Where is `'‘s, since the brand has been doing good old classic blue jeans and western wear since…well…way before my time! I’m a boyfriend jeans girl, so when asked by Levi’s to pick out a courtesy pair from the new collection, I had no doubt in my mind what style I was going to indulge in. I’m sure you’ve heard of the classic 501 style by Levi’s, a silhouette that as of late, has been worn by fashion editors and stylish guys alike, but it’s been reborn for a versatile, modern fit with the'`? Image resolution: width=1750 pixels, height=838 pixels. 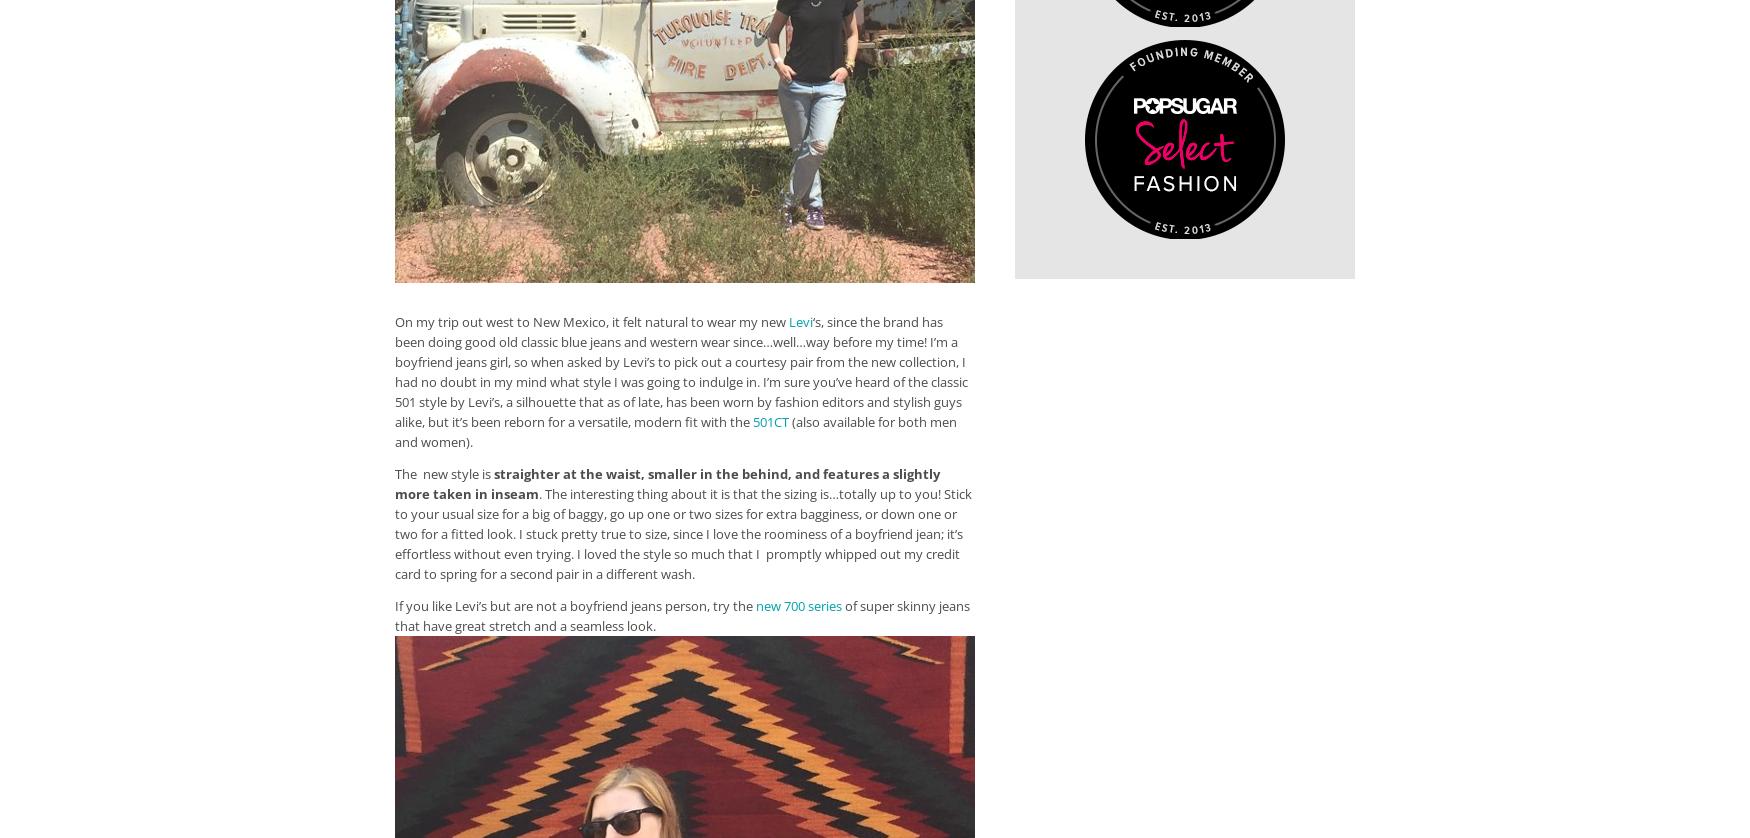 '‘s, since the brand has been doing good old classic blue jeans and western wear since…well…way before my time! I’m a boyfriend jeans girl, so when asked by Levi’s to pick out a courtesy pair from the new collection, I had no doubt in my mind what style I was going to indulge in. I’m sure you’ve heard of the classic 501 style by Levi’s, a silhouette that as of late, has been worn by fashion editors and stylish guys alike, but it’s been reborn for a versatile, modern fit with the' is located at coordinates (393, 370).